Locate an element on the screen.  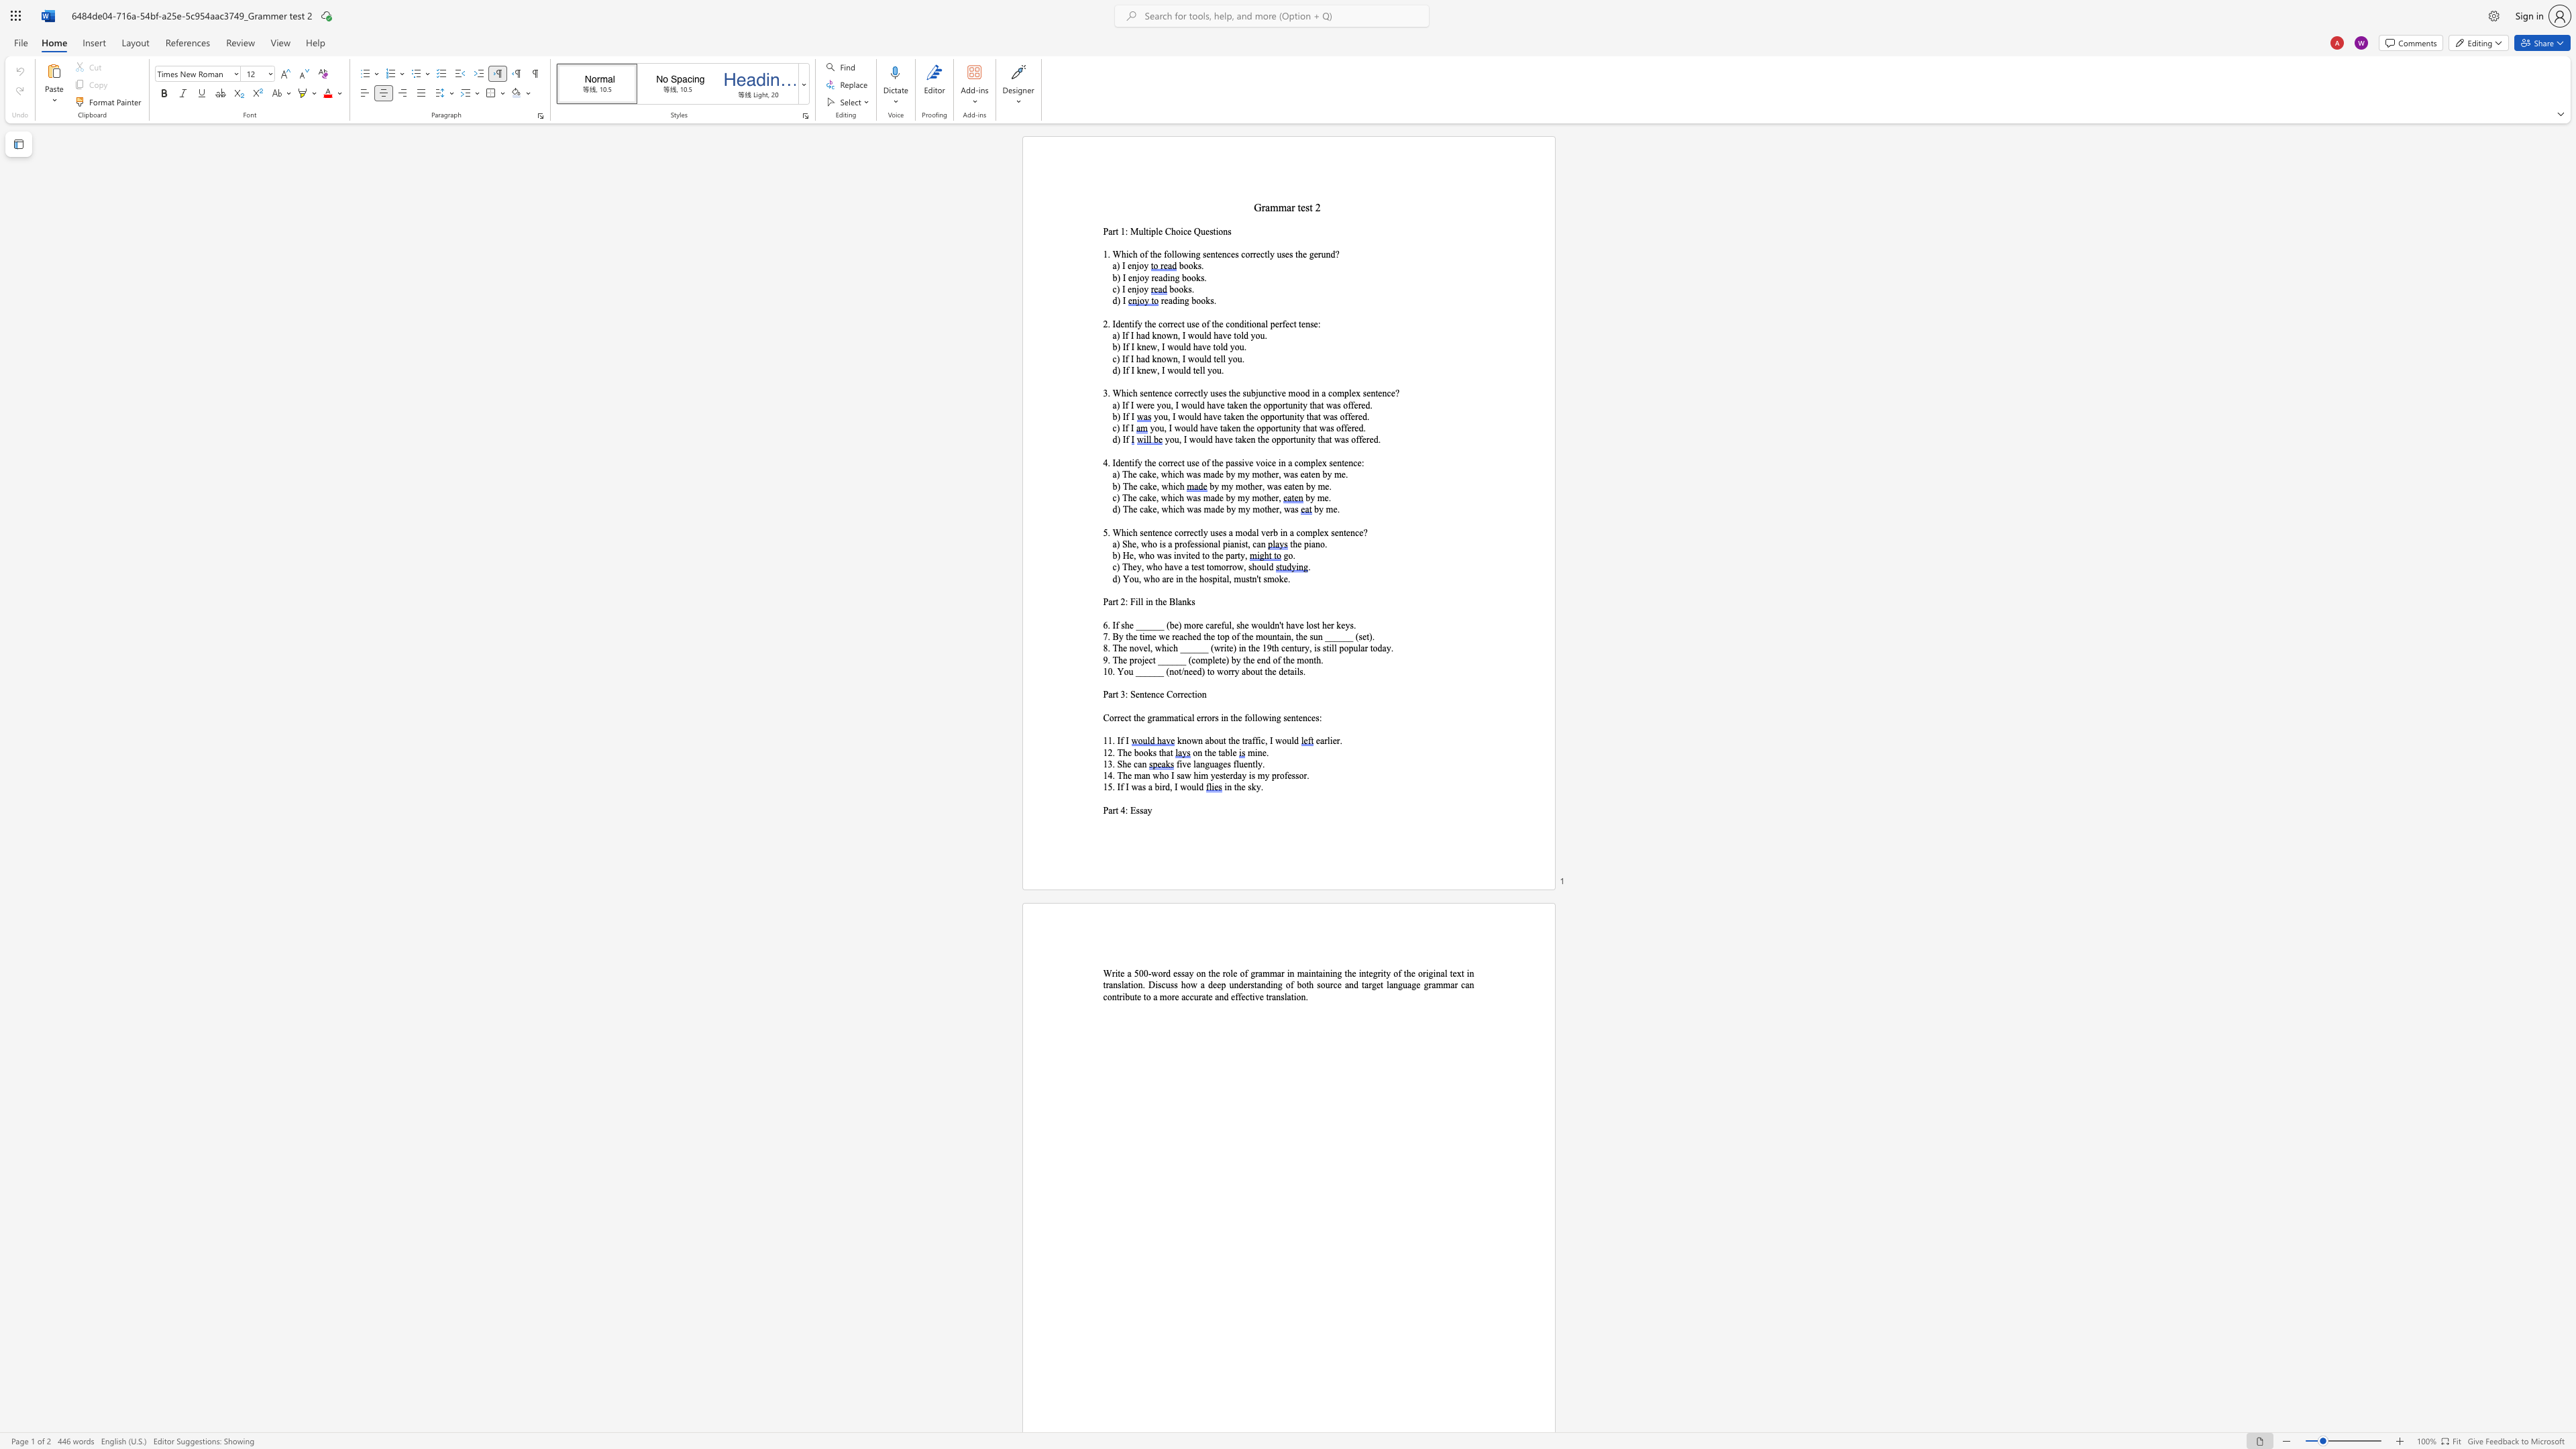
the subset text "ten b" within the text "by my mother, was eaten by me." is located at coordinates (1292, 486).